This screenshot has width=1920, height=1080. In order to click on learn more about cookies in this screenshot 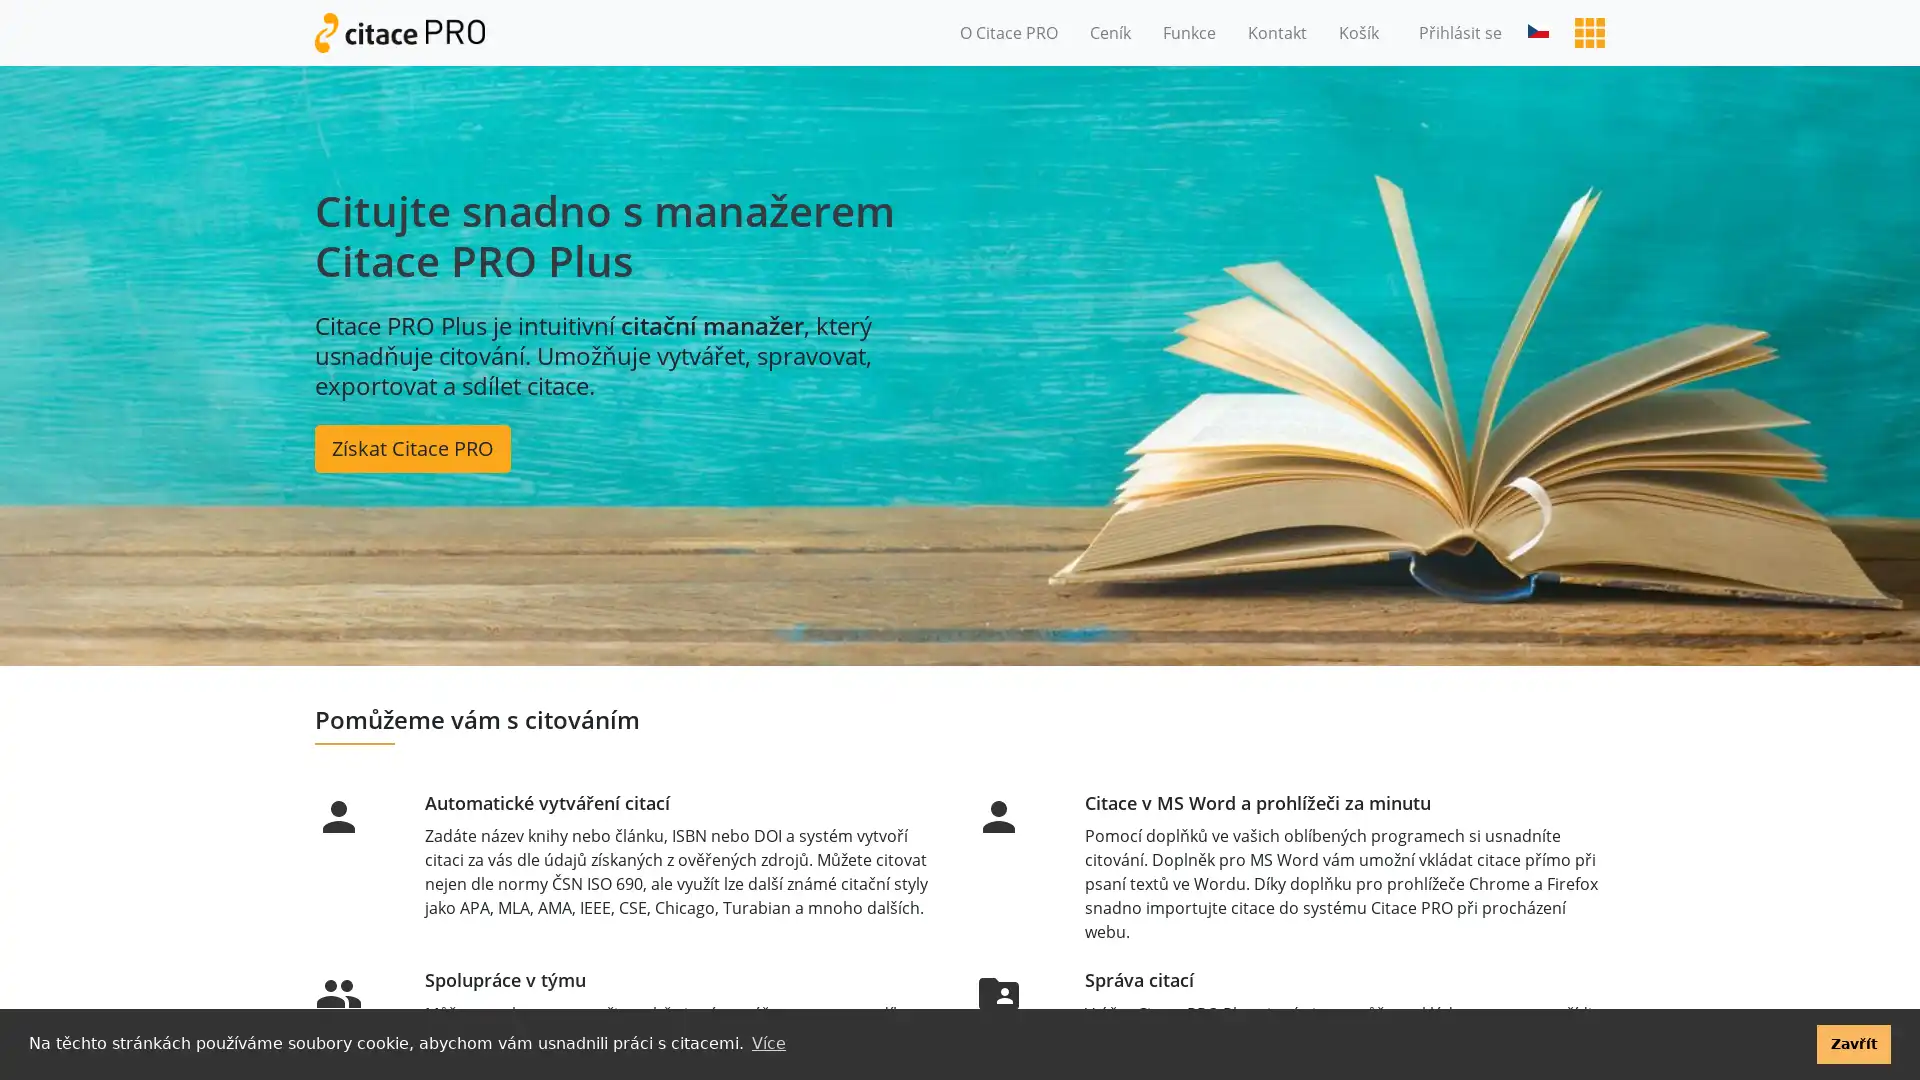, I will do `click(767, 1043)`.